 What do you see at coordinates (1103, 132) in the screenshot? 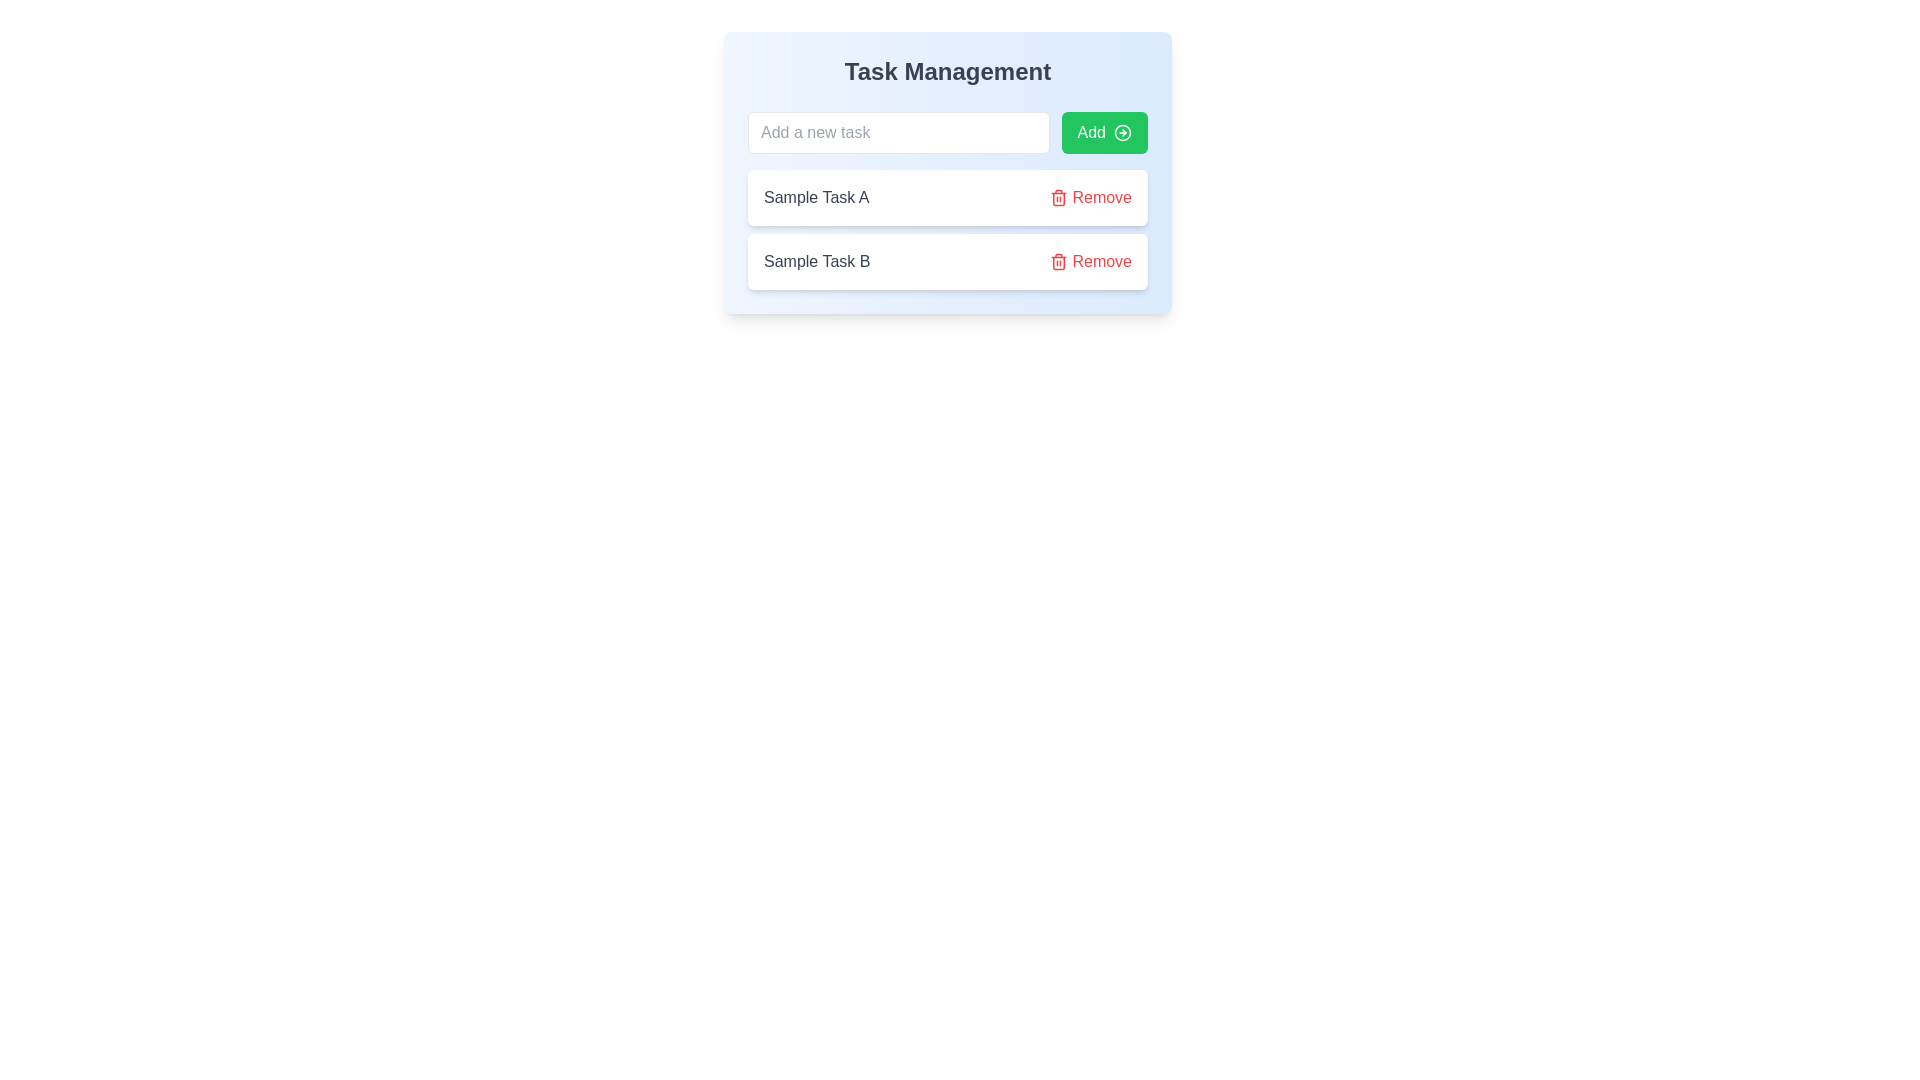
I see `the green 'Add' button with rounded edges that has white text and an icon of a rightward-pointing arrow, located on the right side of the input field in the task management interface` at bounding box center [1103, 132].